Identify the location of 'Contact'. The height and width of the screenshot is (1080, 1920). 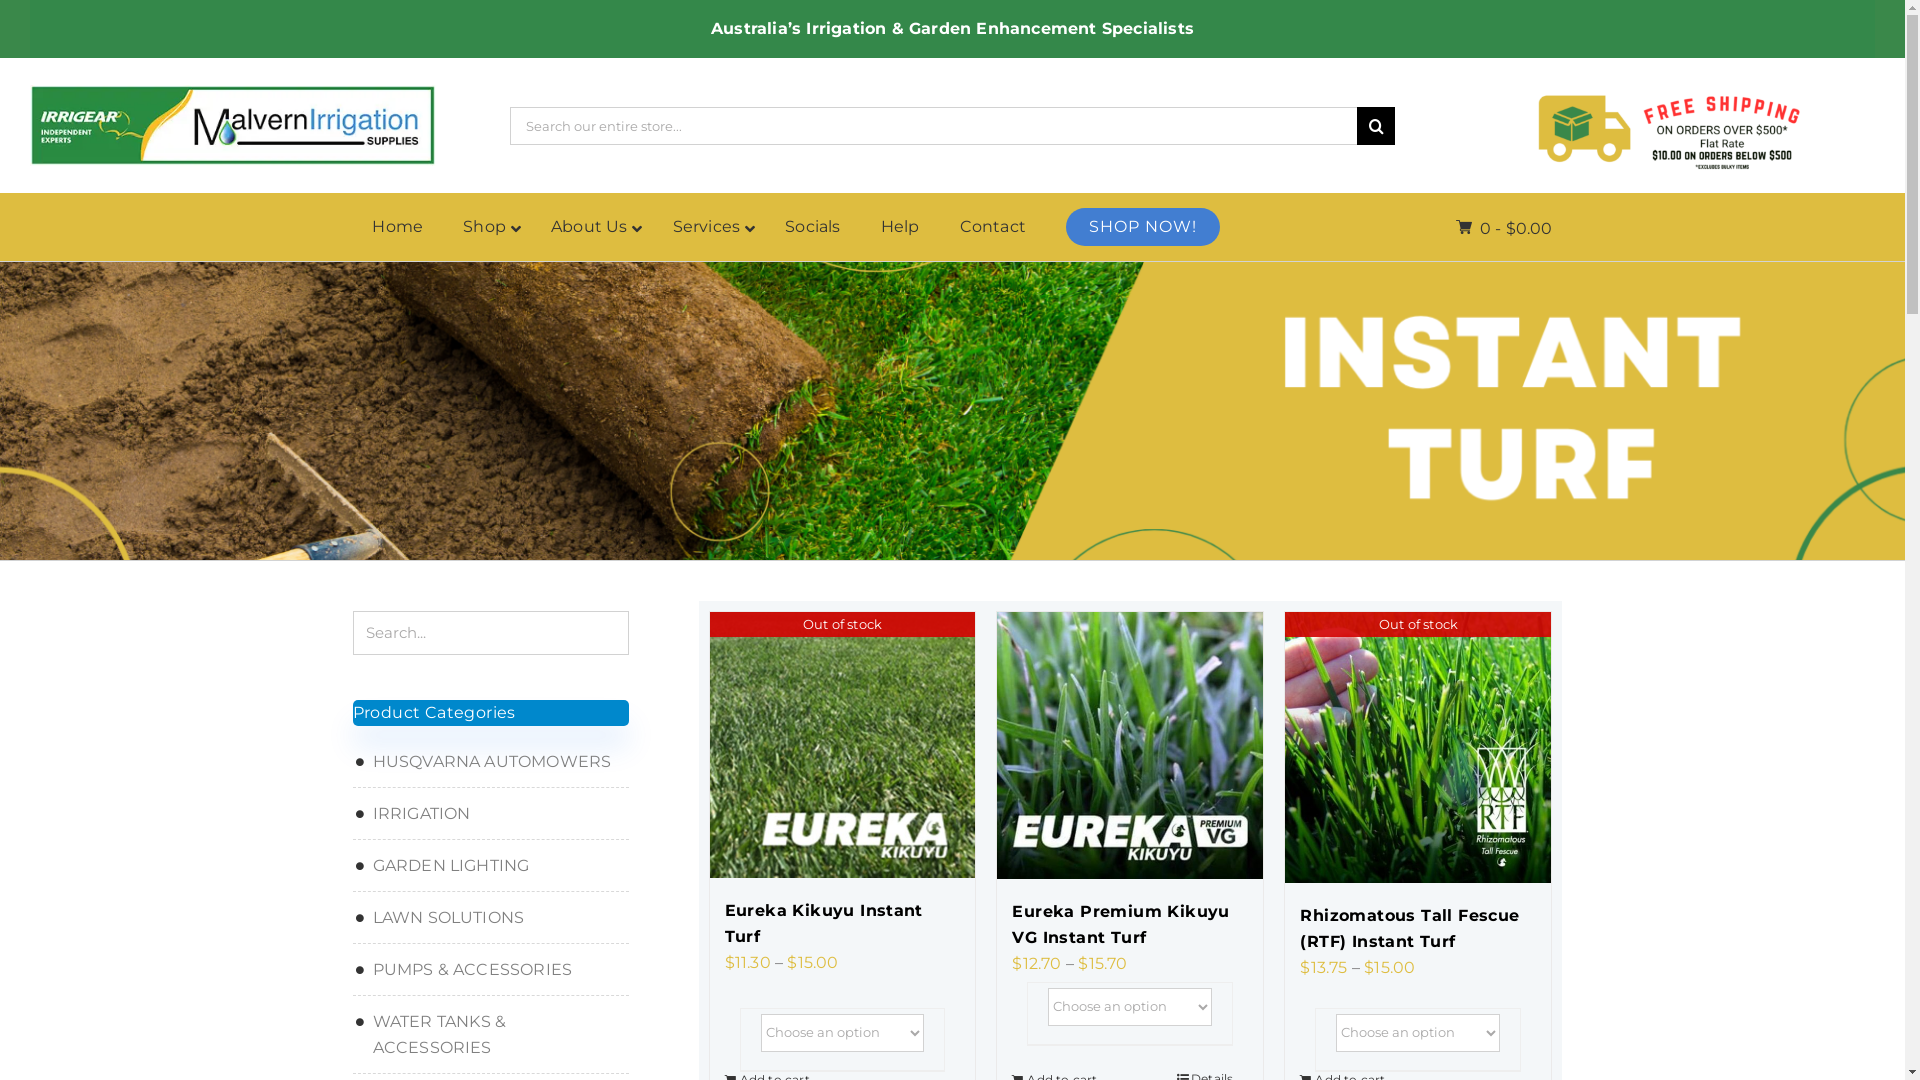
(993, 226).